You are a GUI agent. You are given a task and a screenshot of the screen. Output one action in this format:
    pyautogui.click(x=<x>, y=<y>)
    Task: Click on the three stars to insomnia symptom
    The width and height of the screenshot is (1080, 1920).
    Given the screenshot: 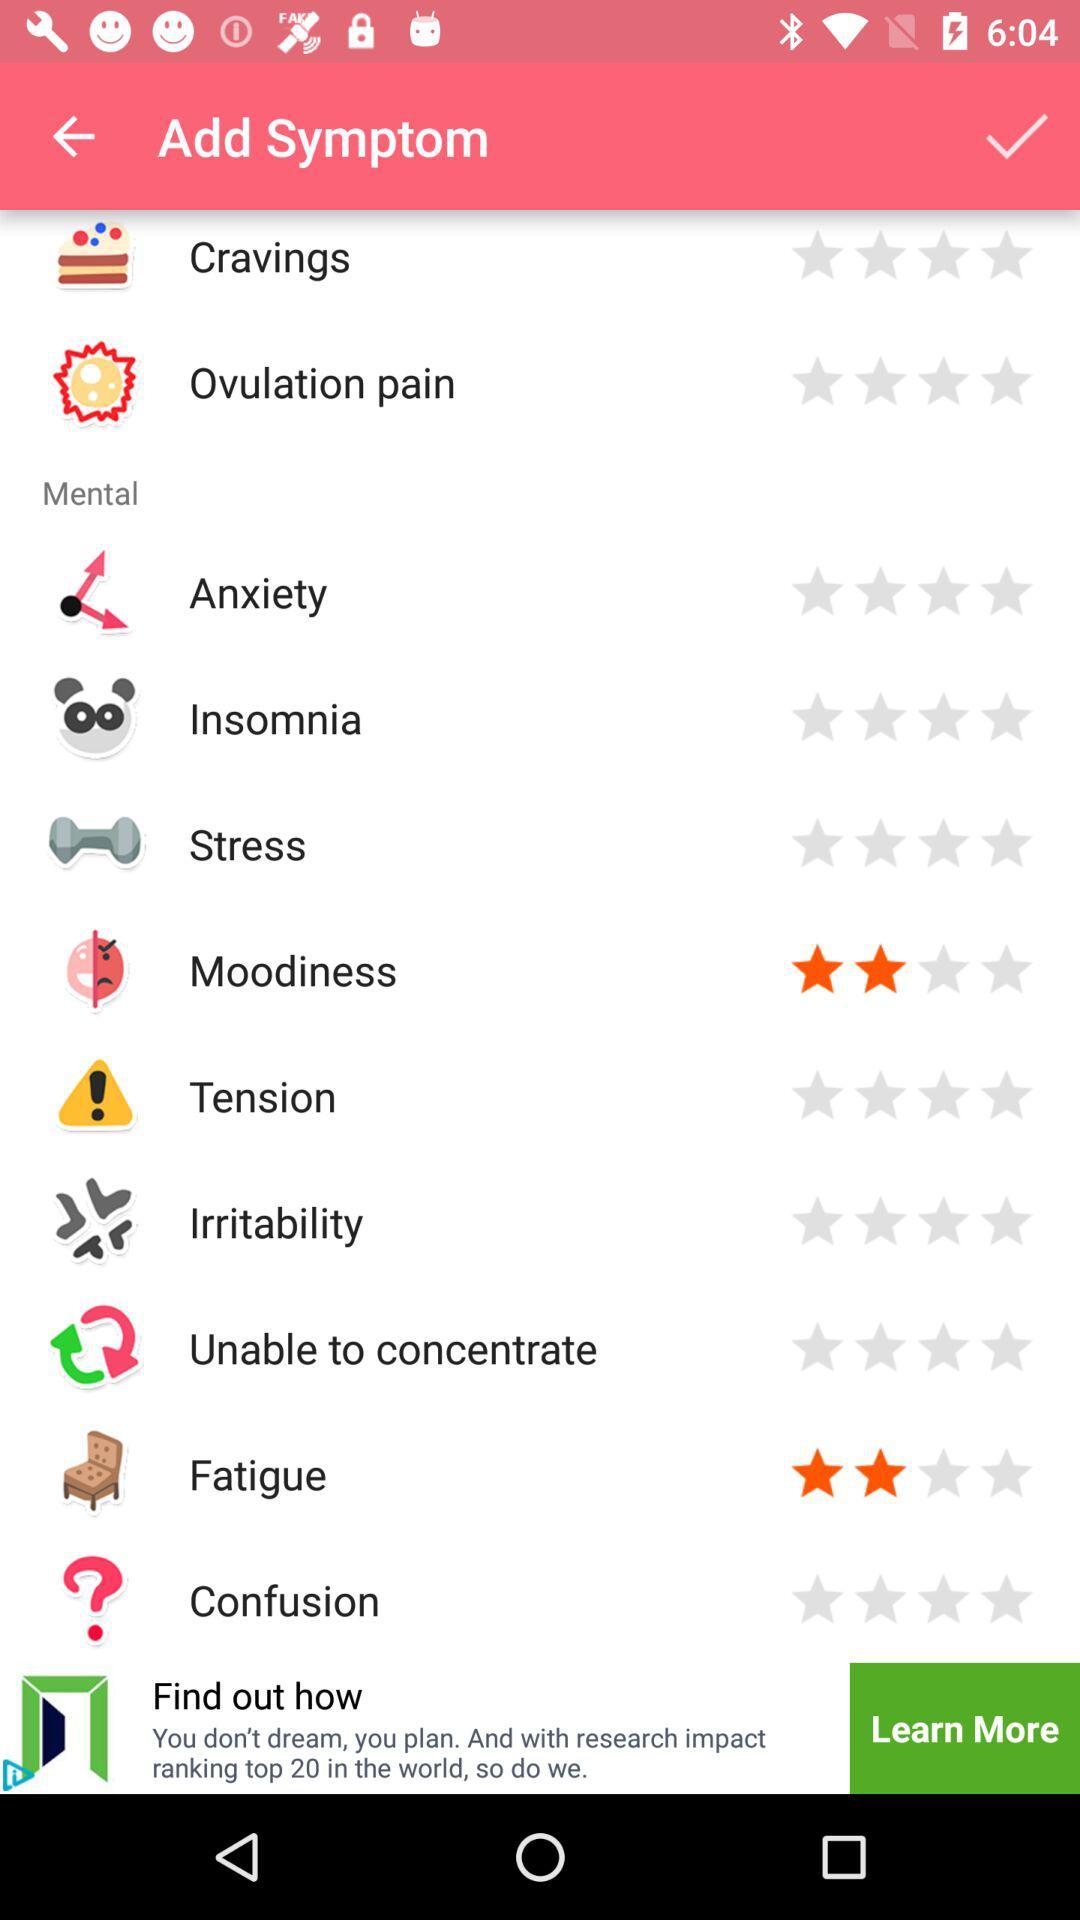 What is the action you would take?
    pyautogui.click(x=943, y=717)
    